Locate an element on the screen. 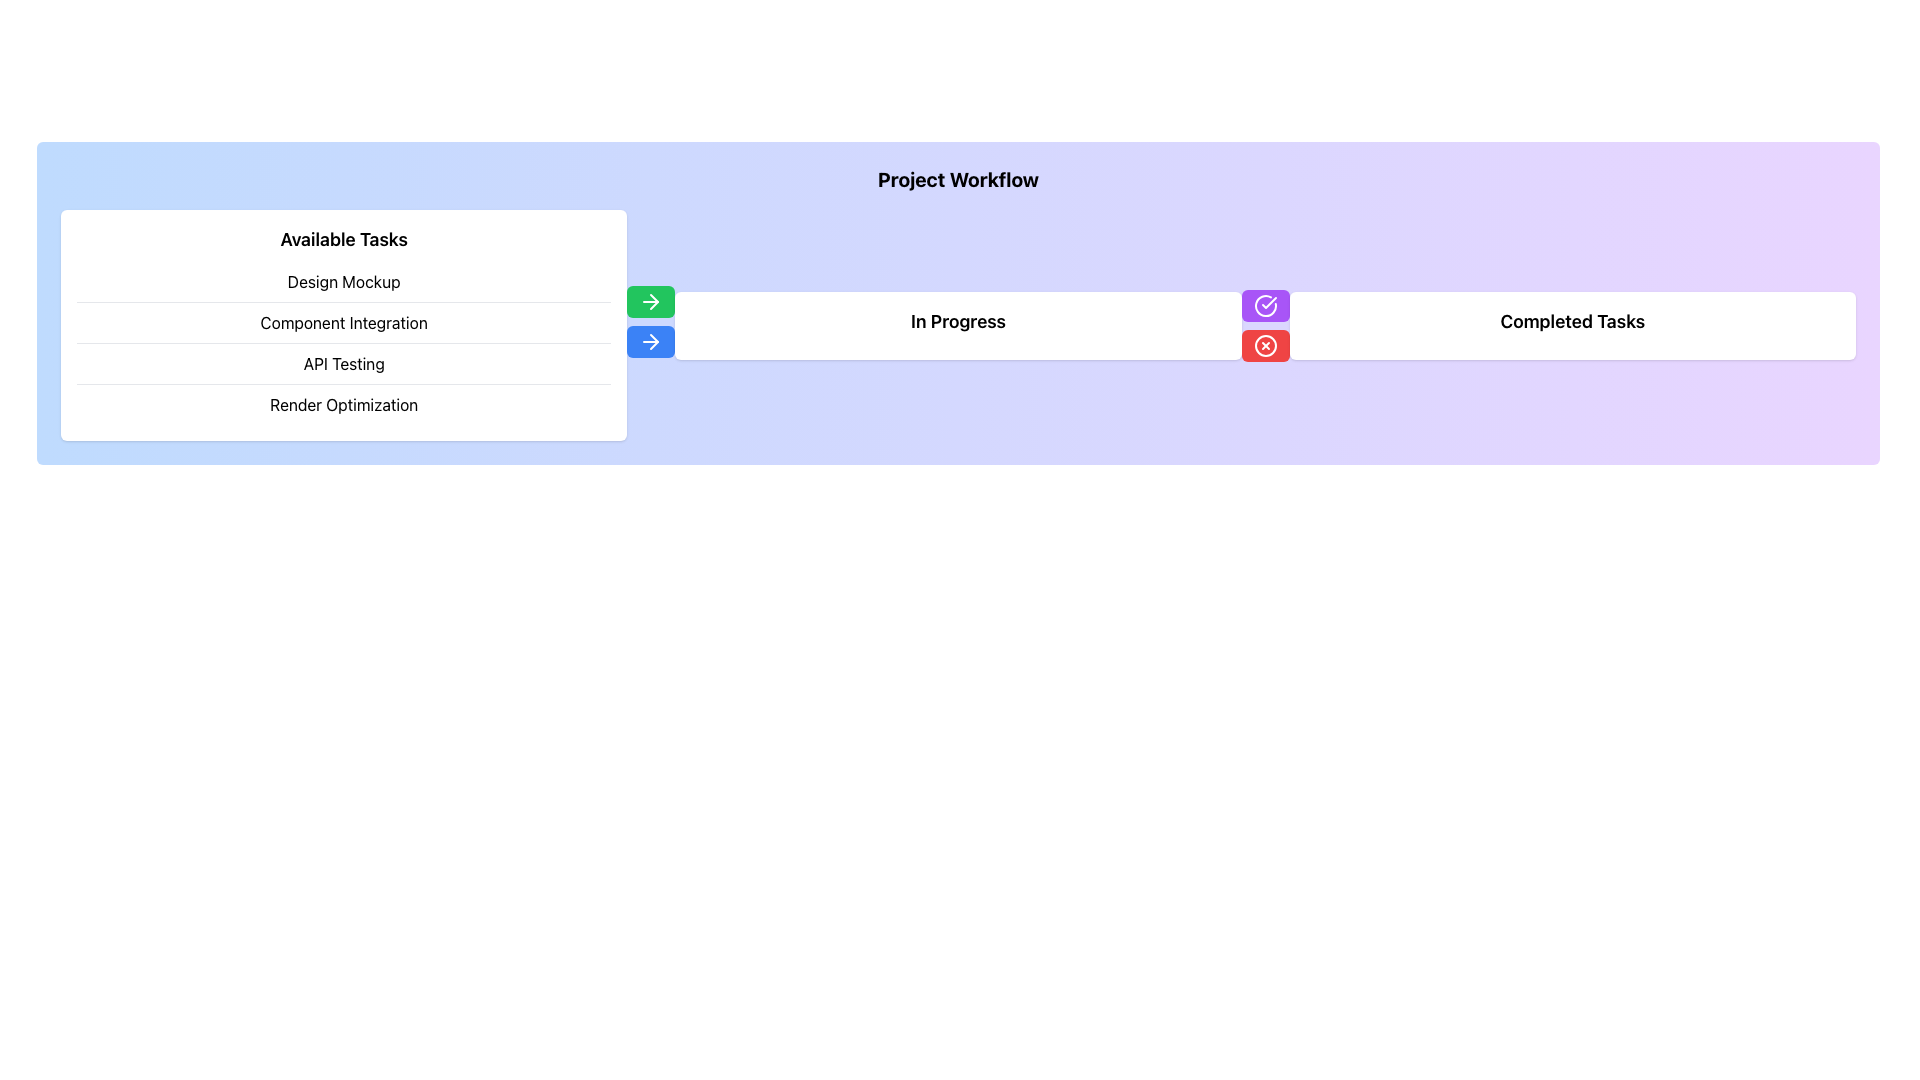 Image resolution: width=1920 pixels, height=1080 pixels. the text element 'Render Optimization', which is the last item in the list under 'Available Tasks' is located at coordinates (344, 405).